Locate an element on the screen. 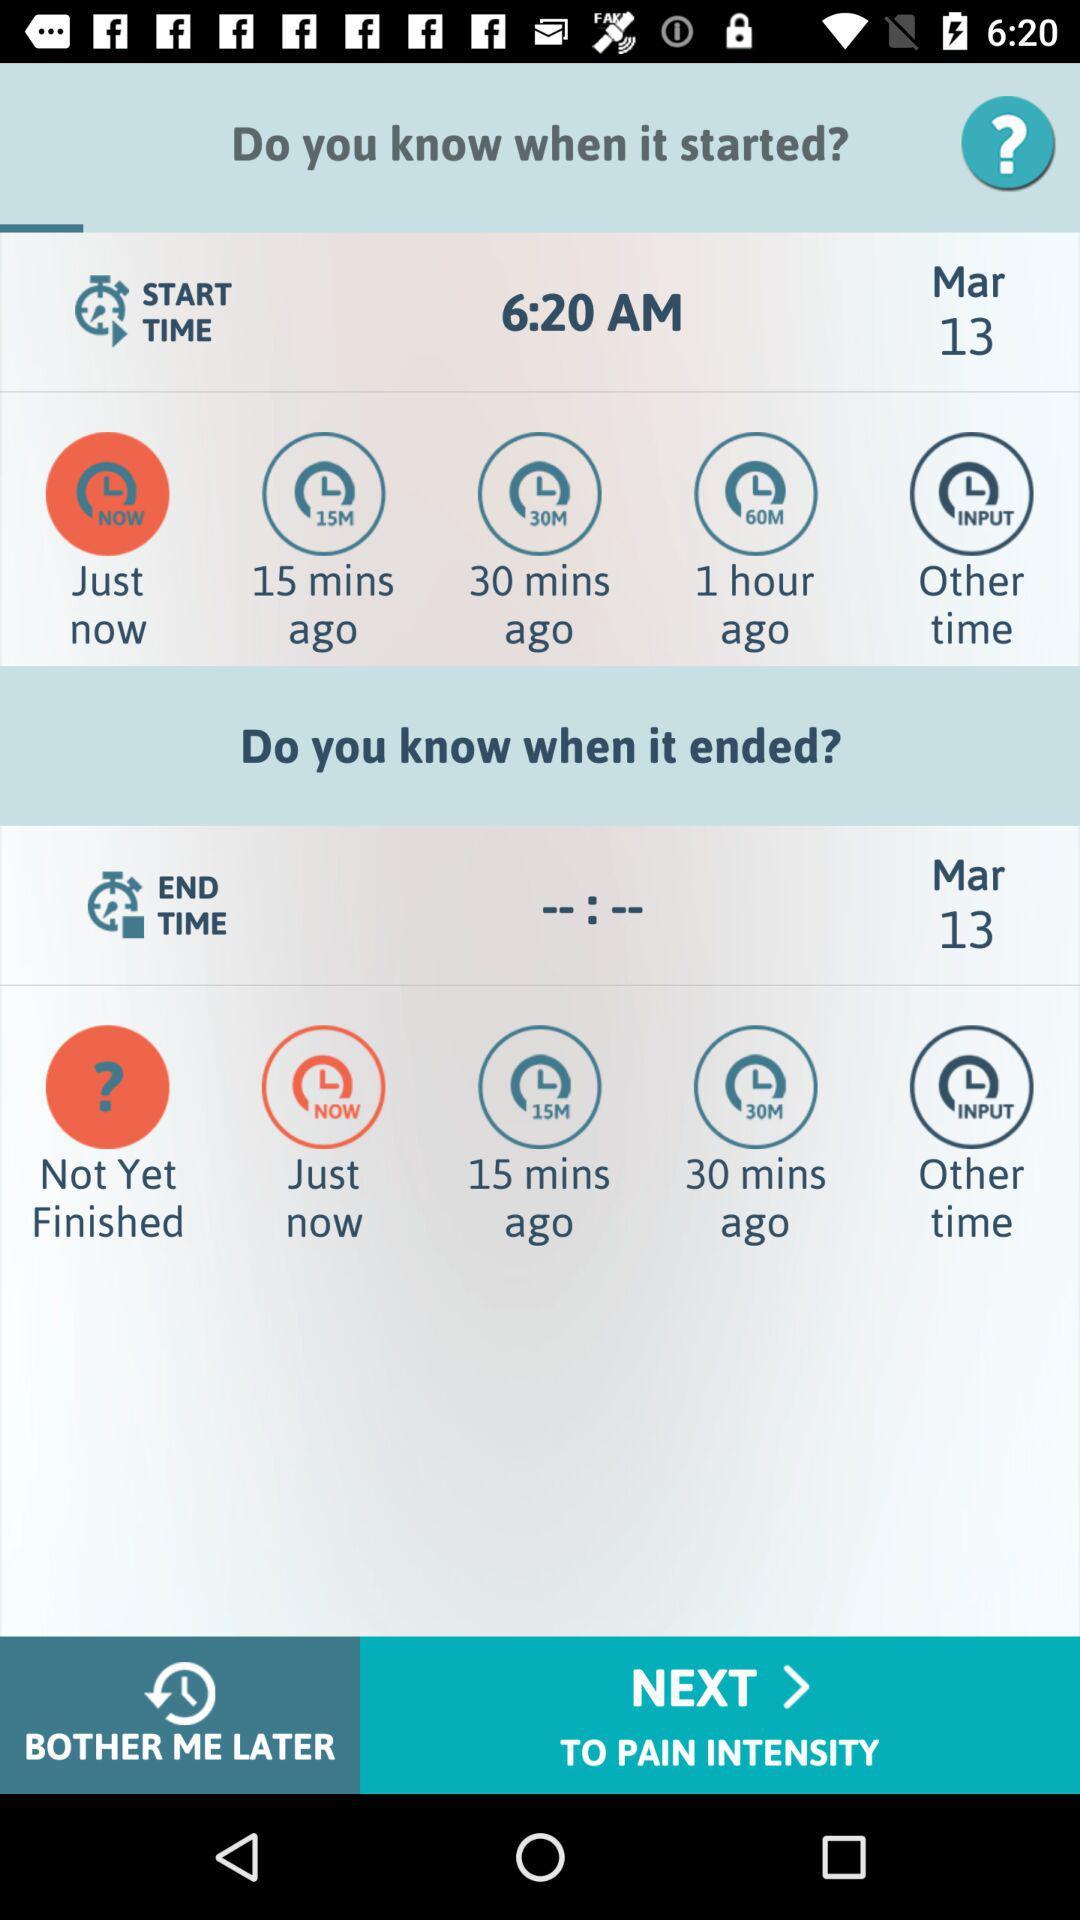  icon to the left of mar is located at coordinates (591, 311).